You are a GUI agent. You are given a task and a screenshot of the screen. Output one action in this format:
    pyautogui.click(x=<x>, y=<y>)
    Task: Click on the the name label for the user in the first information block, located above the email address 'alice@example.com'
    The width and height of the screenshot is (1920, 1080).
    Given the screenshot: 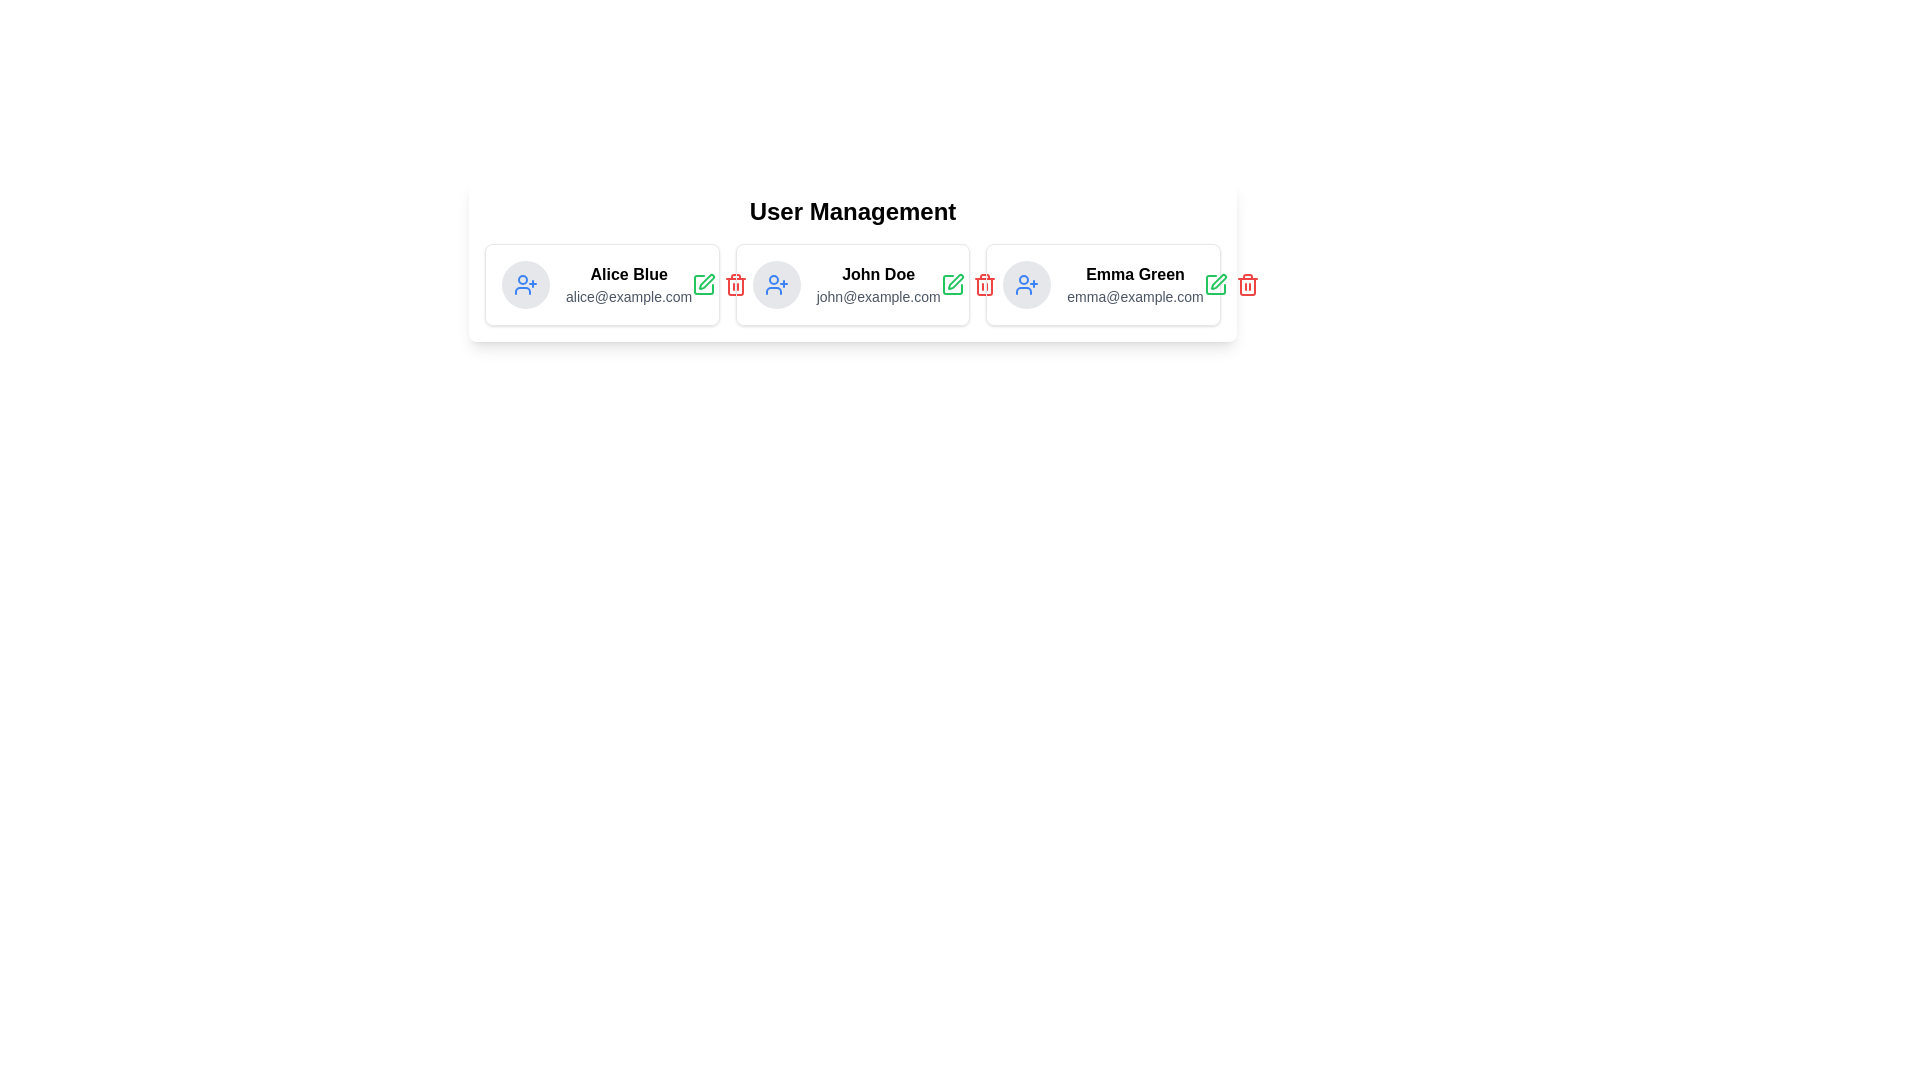 What is the action you would take?
    pyautogui.click(x=628, y=274)
    